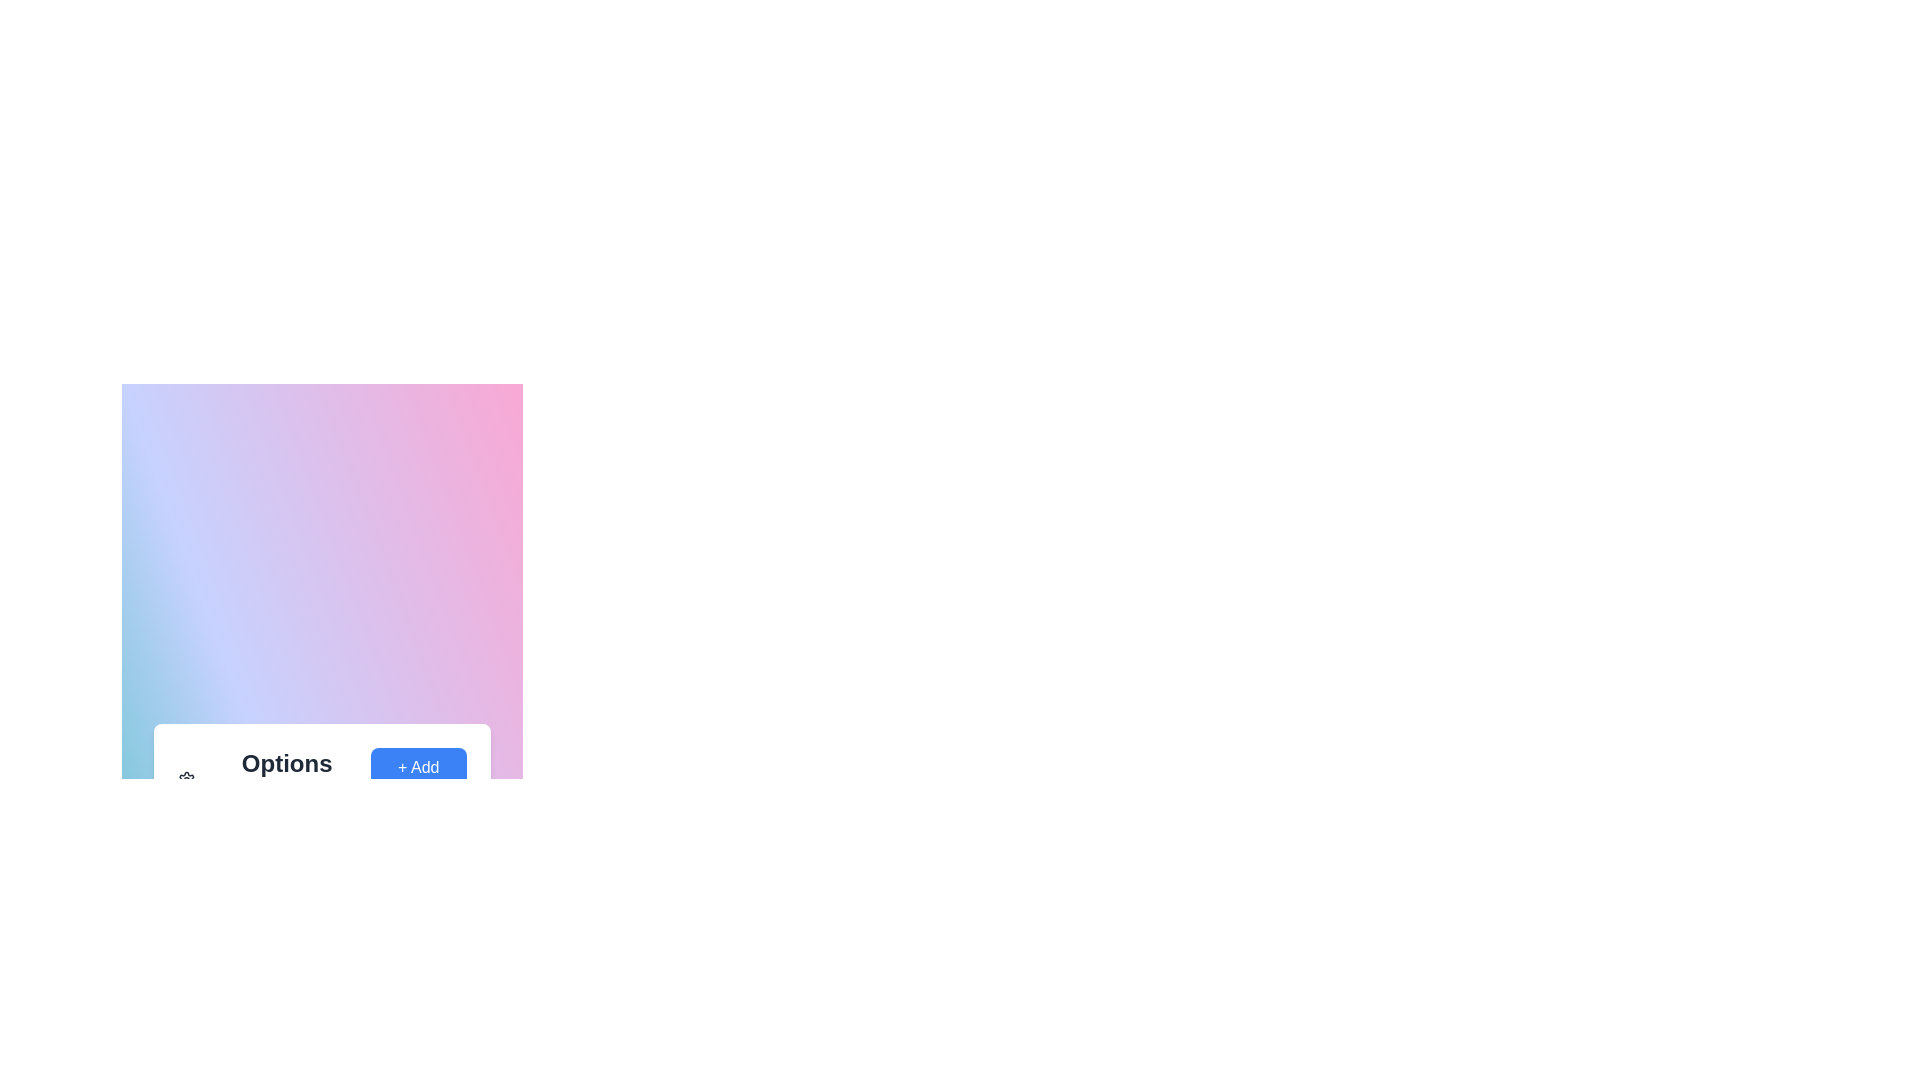 Image resolution: width=1920 pixels, height=1080 pixels. I want to click on the leftmost settings icon adjacent to the 'Options' text, so click(186, 778).